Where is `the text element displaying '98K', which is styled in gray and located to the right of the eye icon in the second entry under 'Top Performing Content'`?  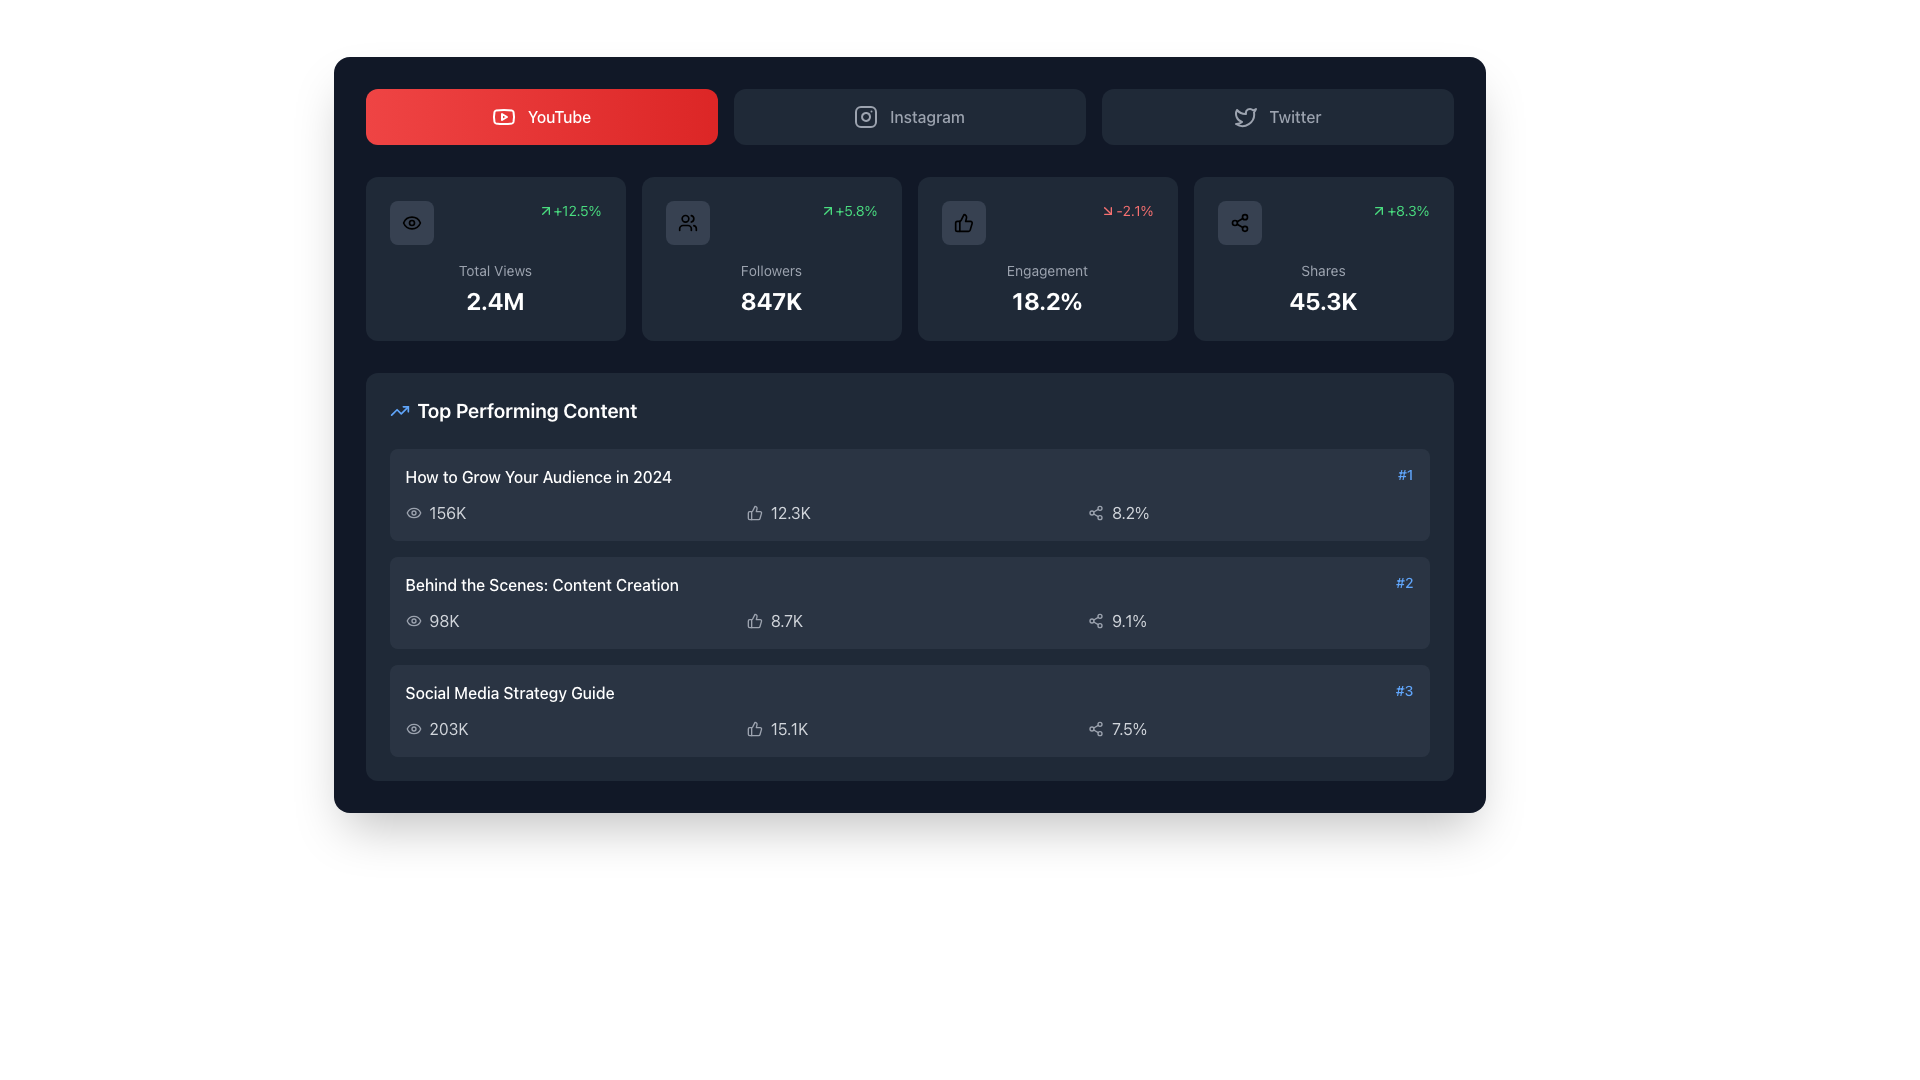 the text element displaying '98K', which is styled in gray and located to the right of the eye icon in the second entry under 'Top Performing Content' is located at coordinates (443, 620).